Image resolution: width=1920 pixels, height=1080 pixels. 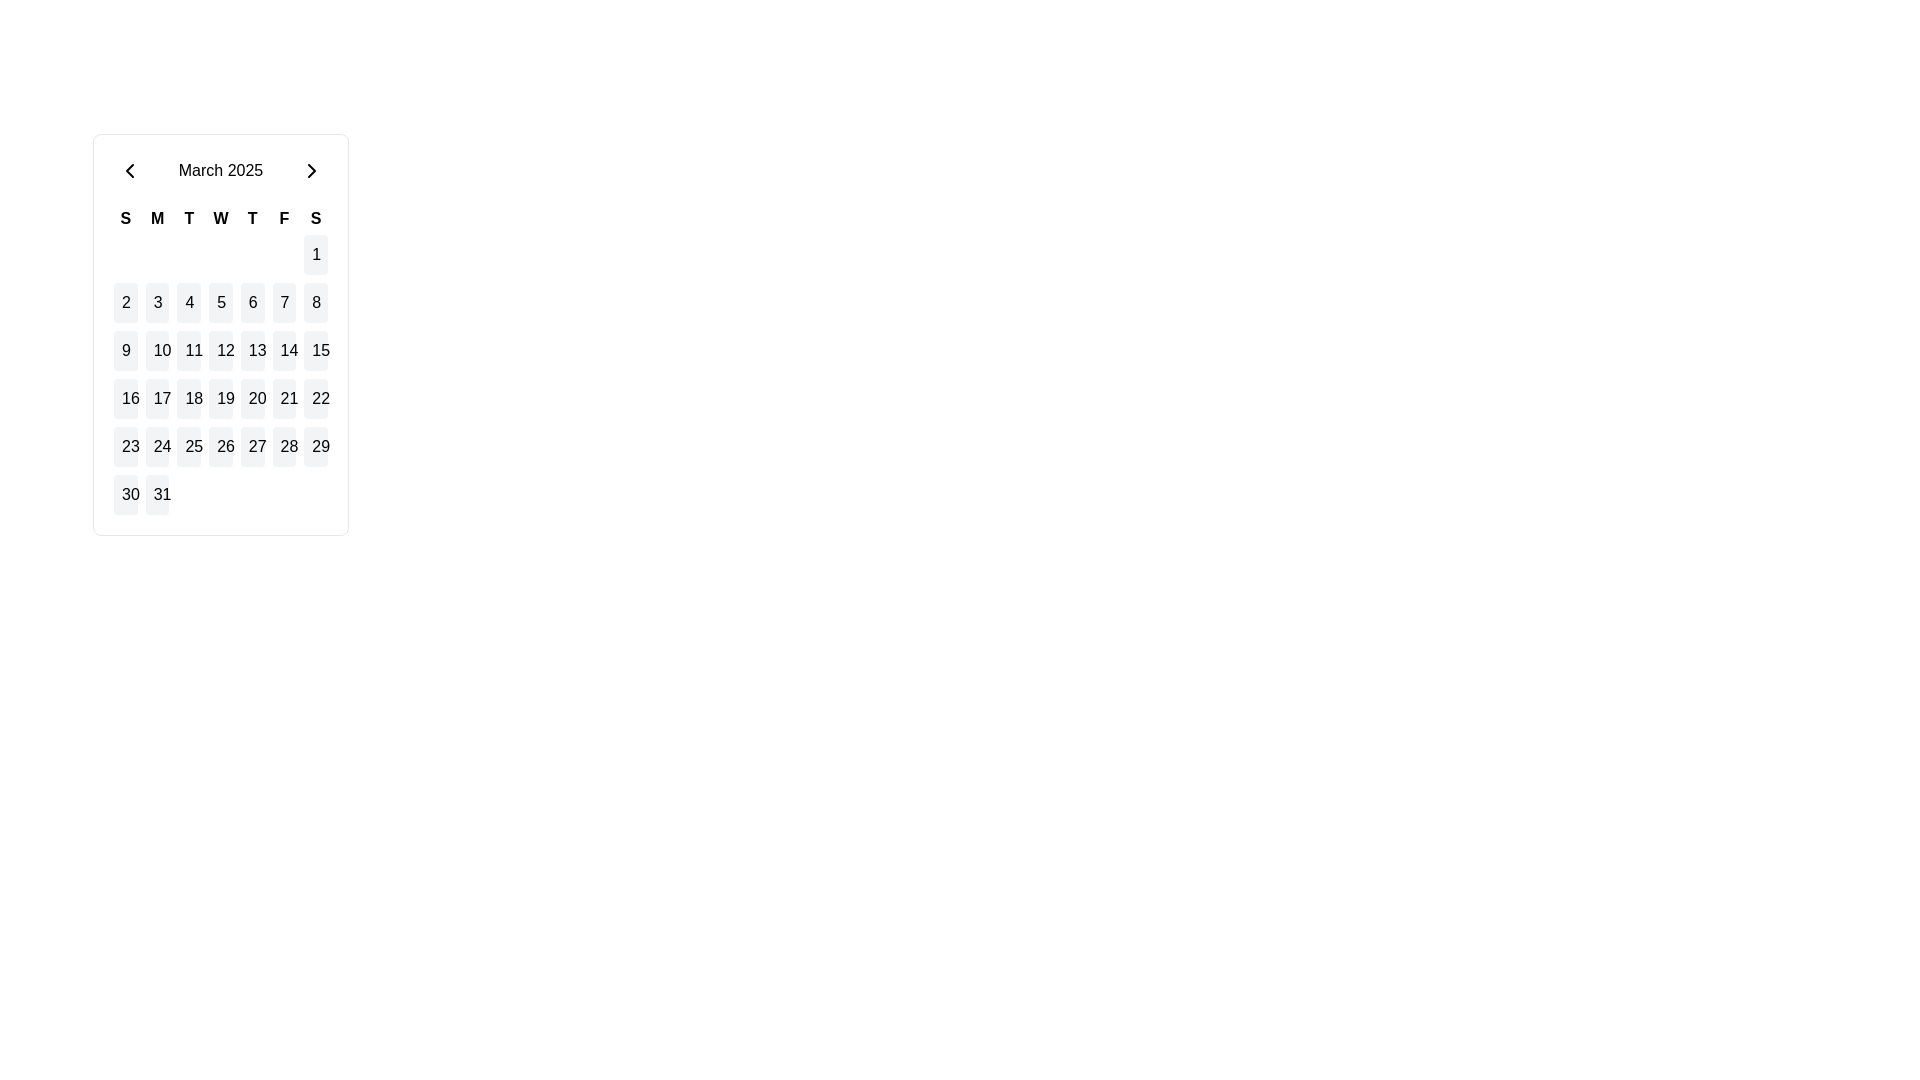 What do you see at coordinates (189, 398) in the screenshot?
I see `the calendar button representing the date '18'` at bounding box center [189, 398].